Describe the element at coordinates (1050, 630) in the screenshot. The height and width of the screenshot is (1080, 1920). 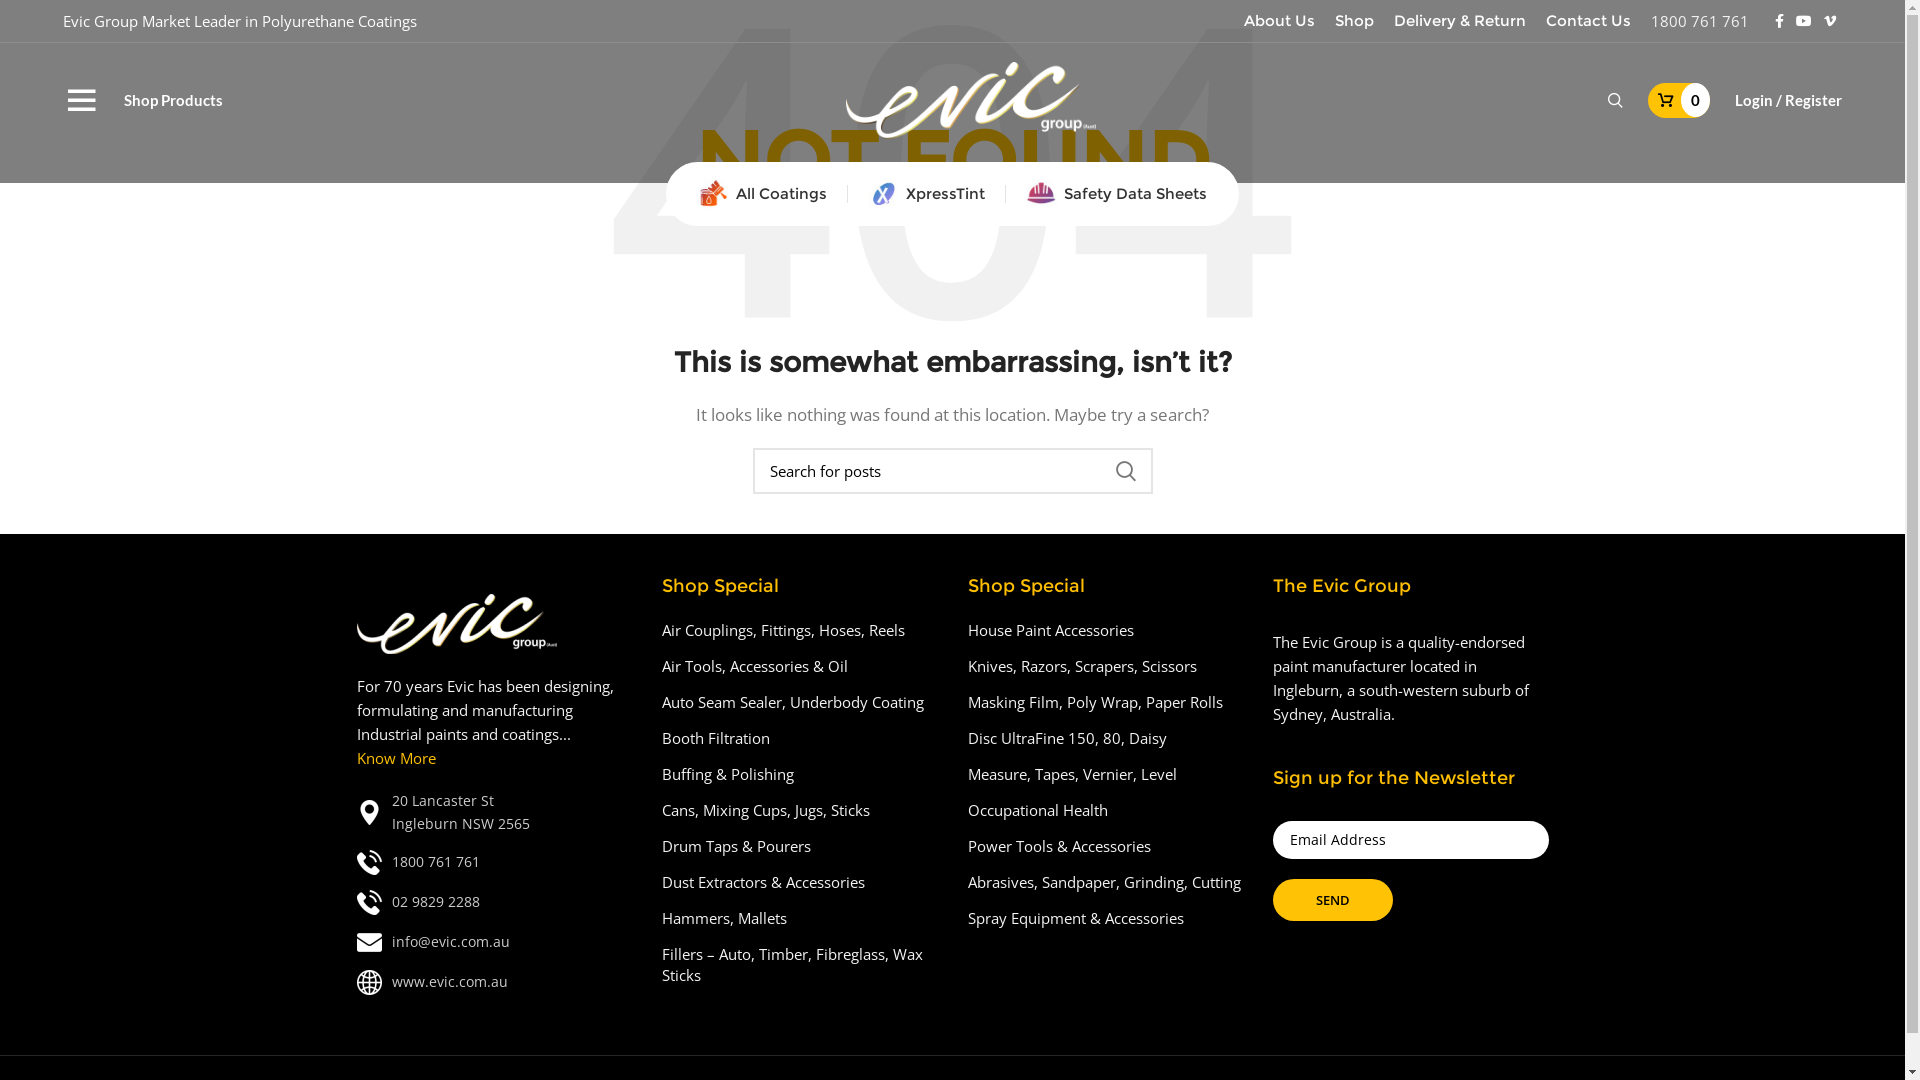
I see `'House Paint Accessories'` at that location.